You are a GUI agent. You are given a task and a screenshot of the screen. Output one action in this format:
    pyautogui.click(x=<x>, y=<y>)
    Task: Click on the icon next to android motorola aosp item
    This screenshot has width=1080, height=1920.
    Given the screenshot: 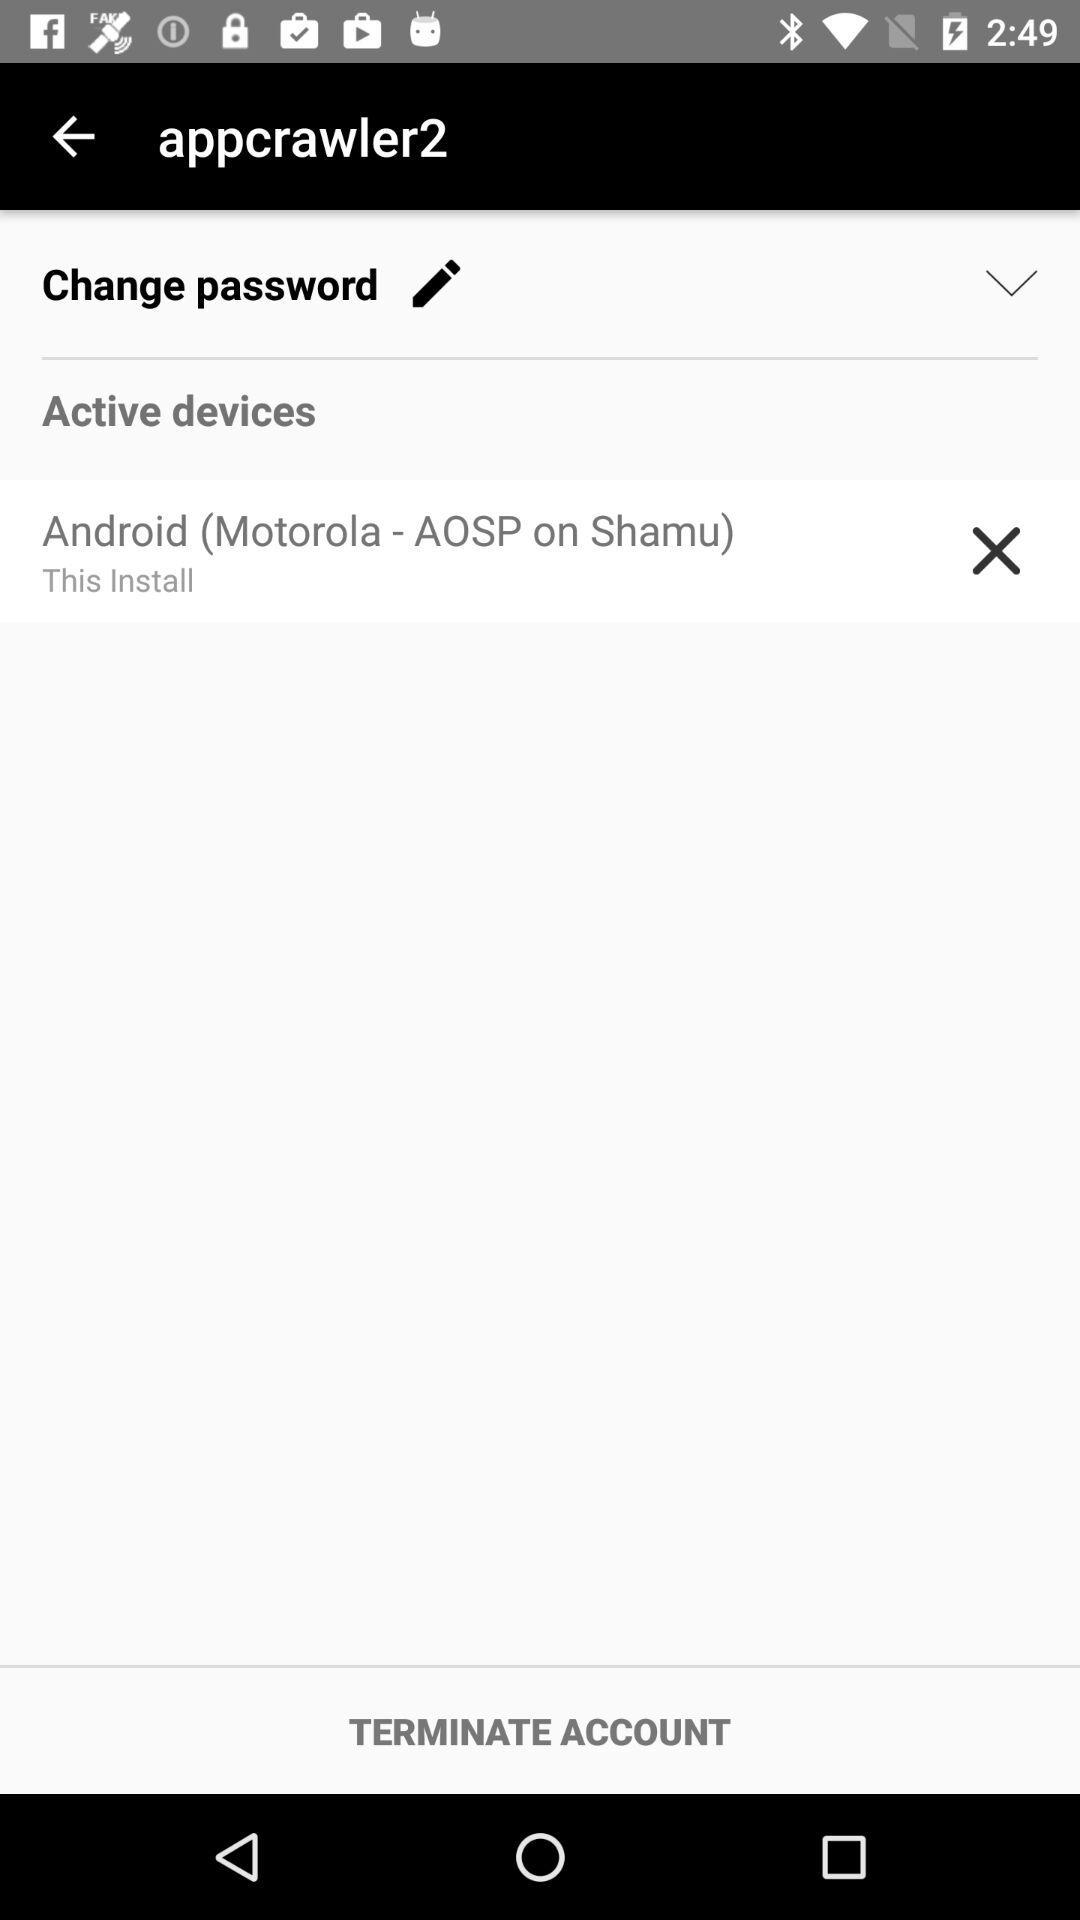 What is the action you would take?
    pyautogui.click(x=995, y=550)
    